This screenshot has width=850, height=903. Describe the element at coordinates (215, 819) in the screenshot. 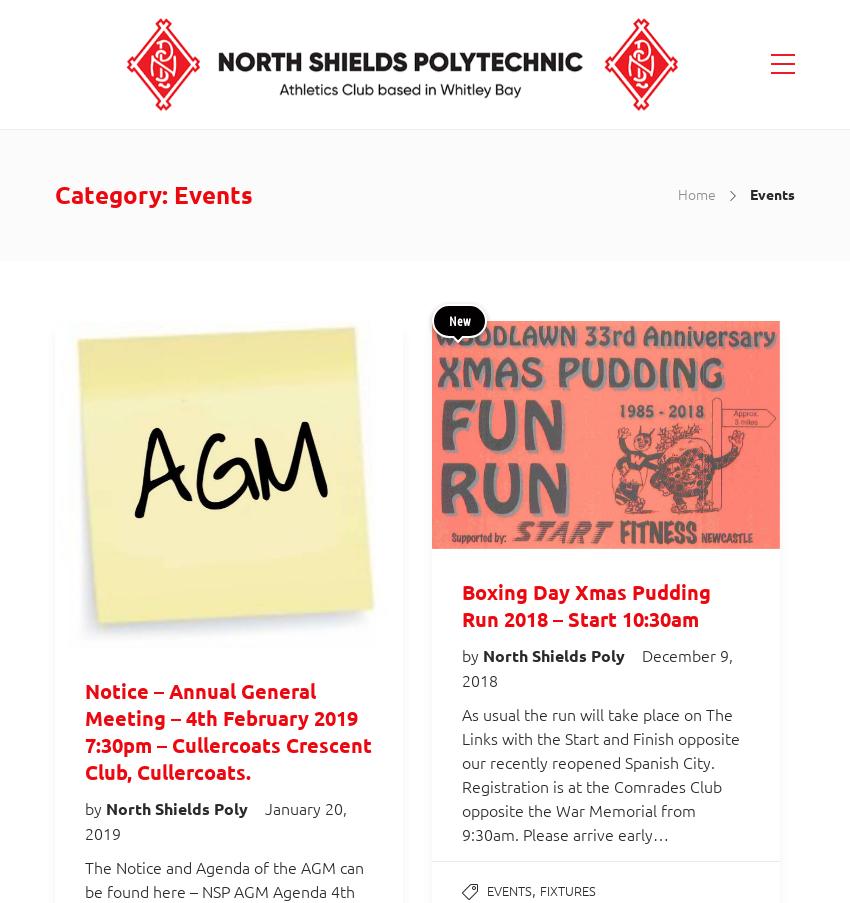

I see `'January 20, 2019'` at that location.